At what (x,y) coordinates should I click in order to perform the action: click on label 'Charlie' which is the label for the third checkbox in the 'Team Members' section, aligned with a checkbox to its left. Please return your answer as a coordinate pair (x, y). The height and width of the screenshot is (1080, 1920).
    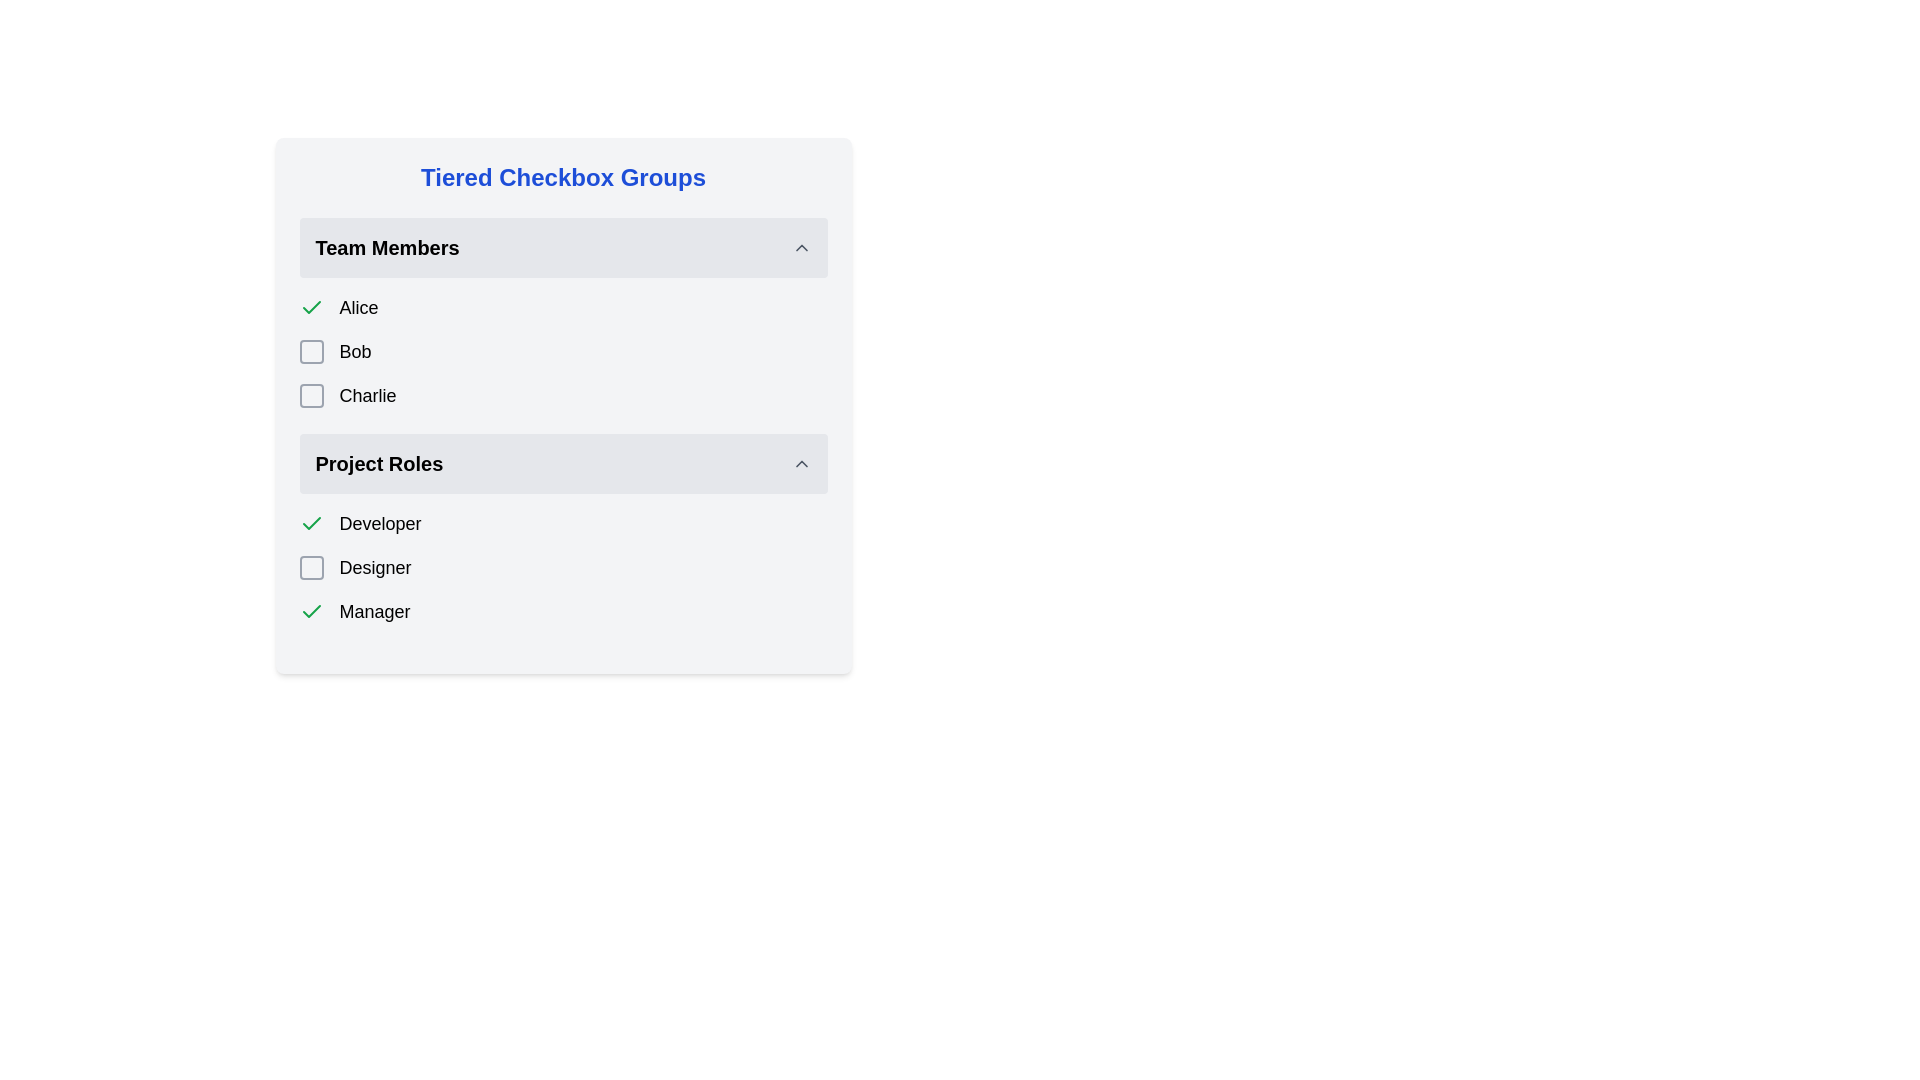
    Looking at the image, I should click on (368, 396).